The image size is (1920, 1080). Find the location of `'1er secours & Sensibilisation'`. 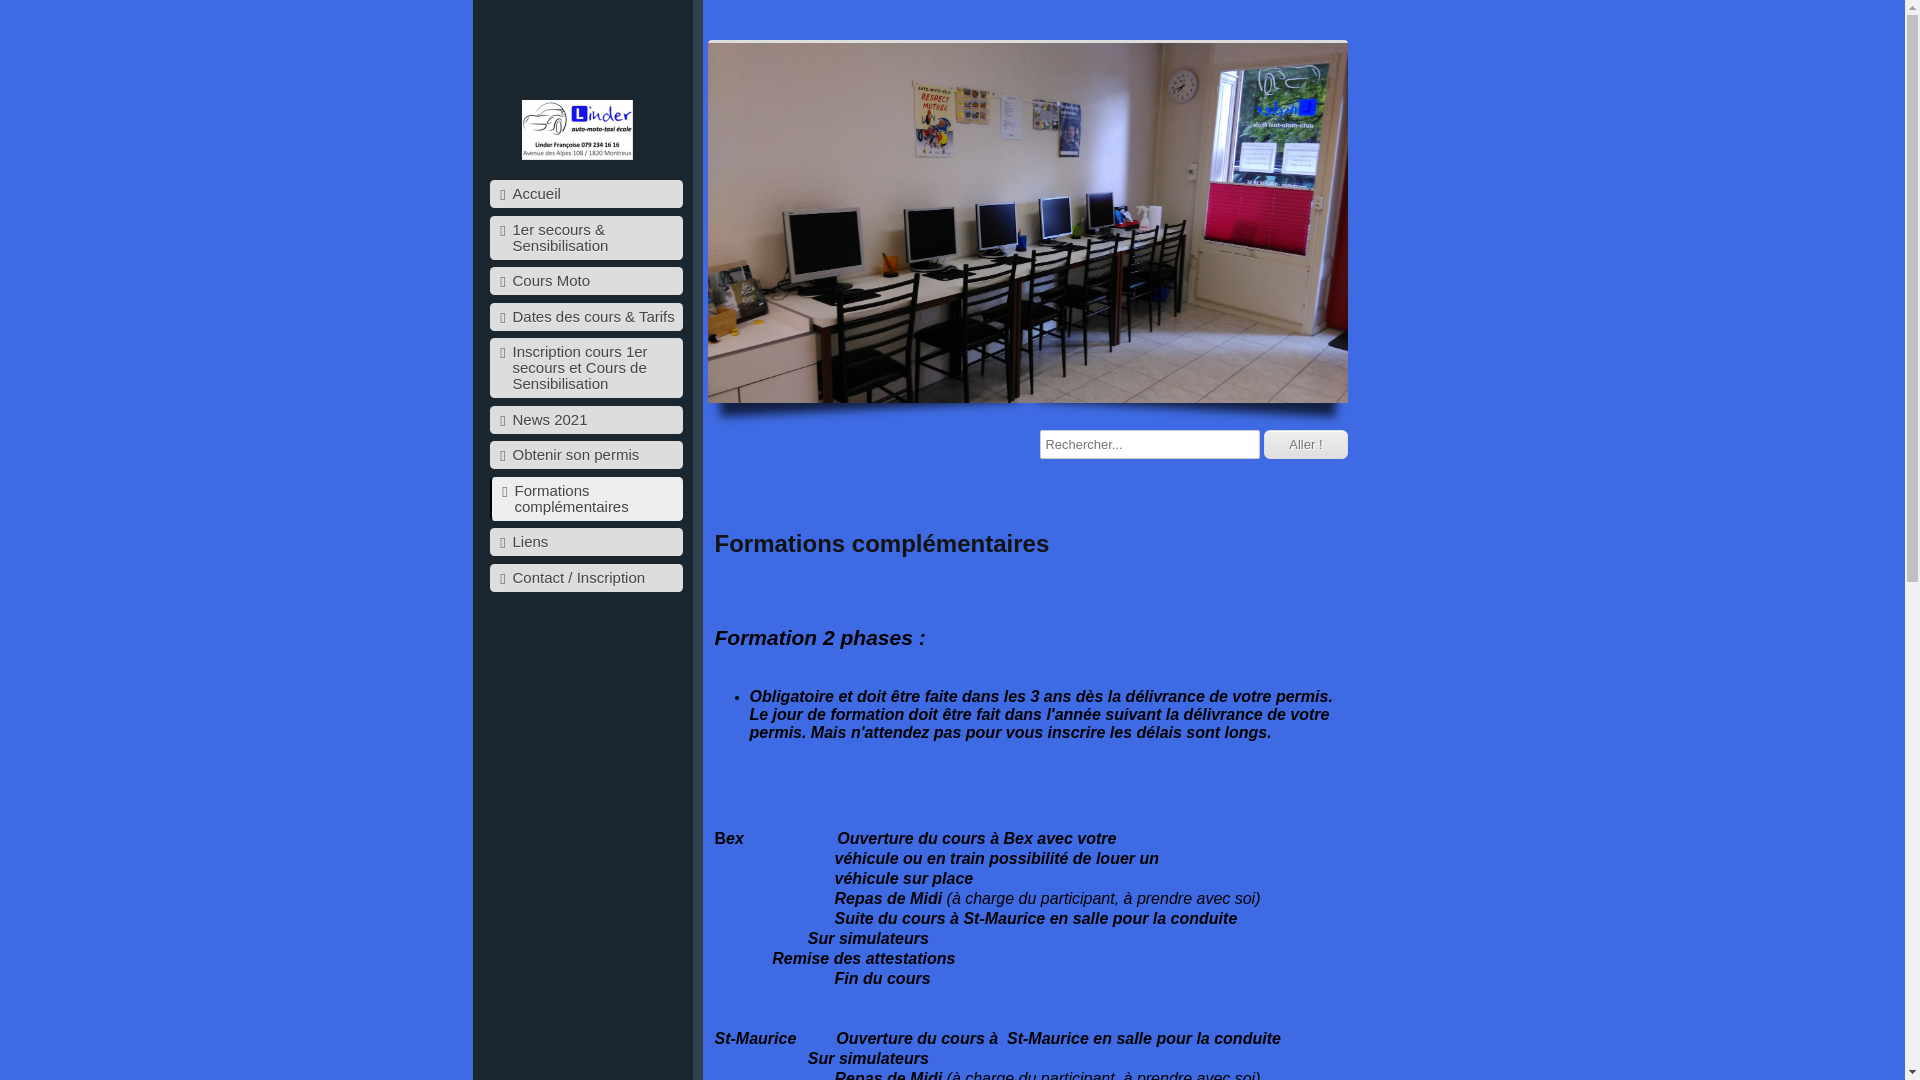

'1er secours & Sensibilisation' is located at coordinates (585, 237).